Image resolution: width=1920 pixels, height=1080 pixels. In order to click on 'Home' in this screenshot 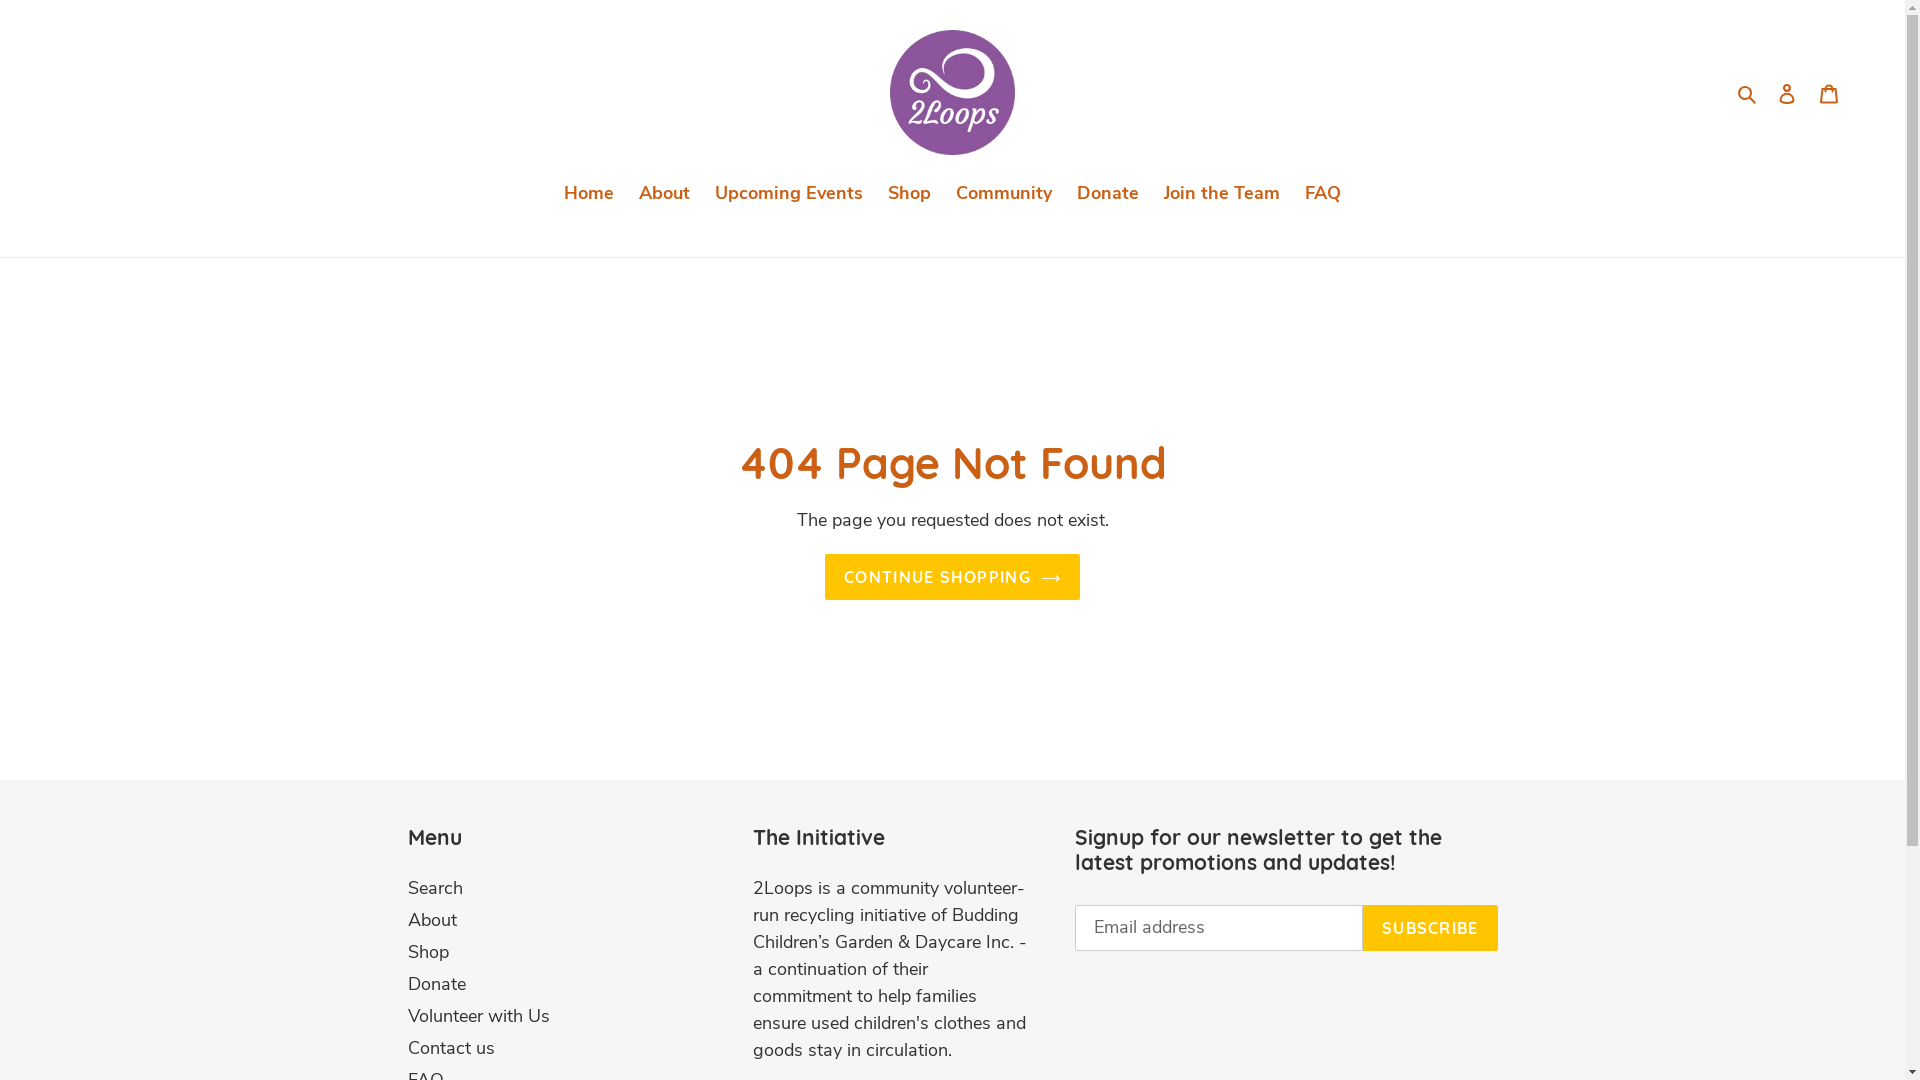, I will do `click(588, 195)`.